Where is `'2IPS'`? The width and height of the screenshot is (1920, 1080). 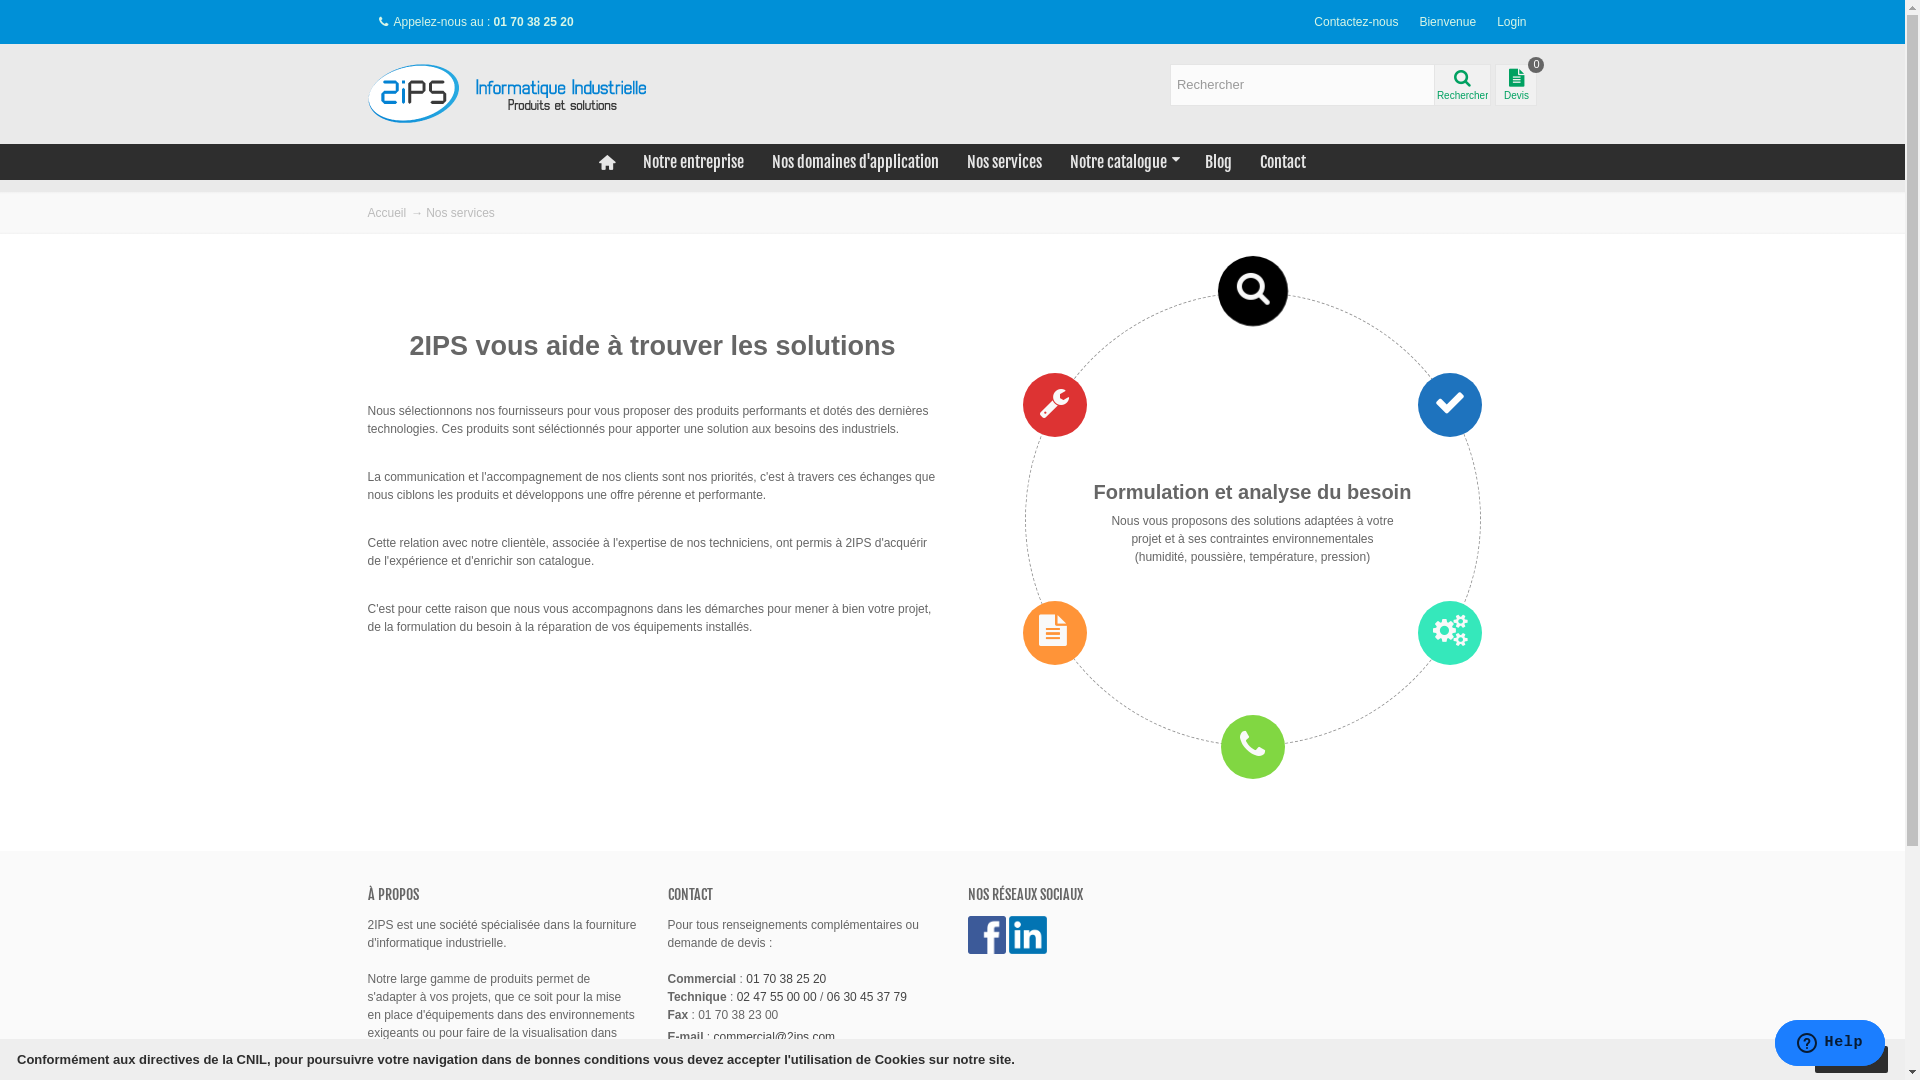
'2IPS' is located at coordinates (518, 92).